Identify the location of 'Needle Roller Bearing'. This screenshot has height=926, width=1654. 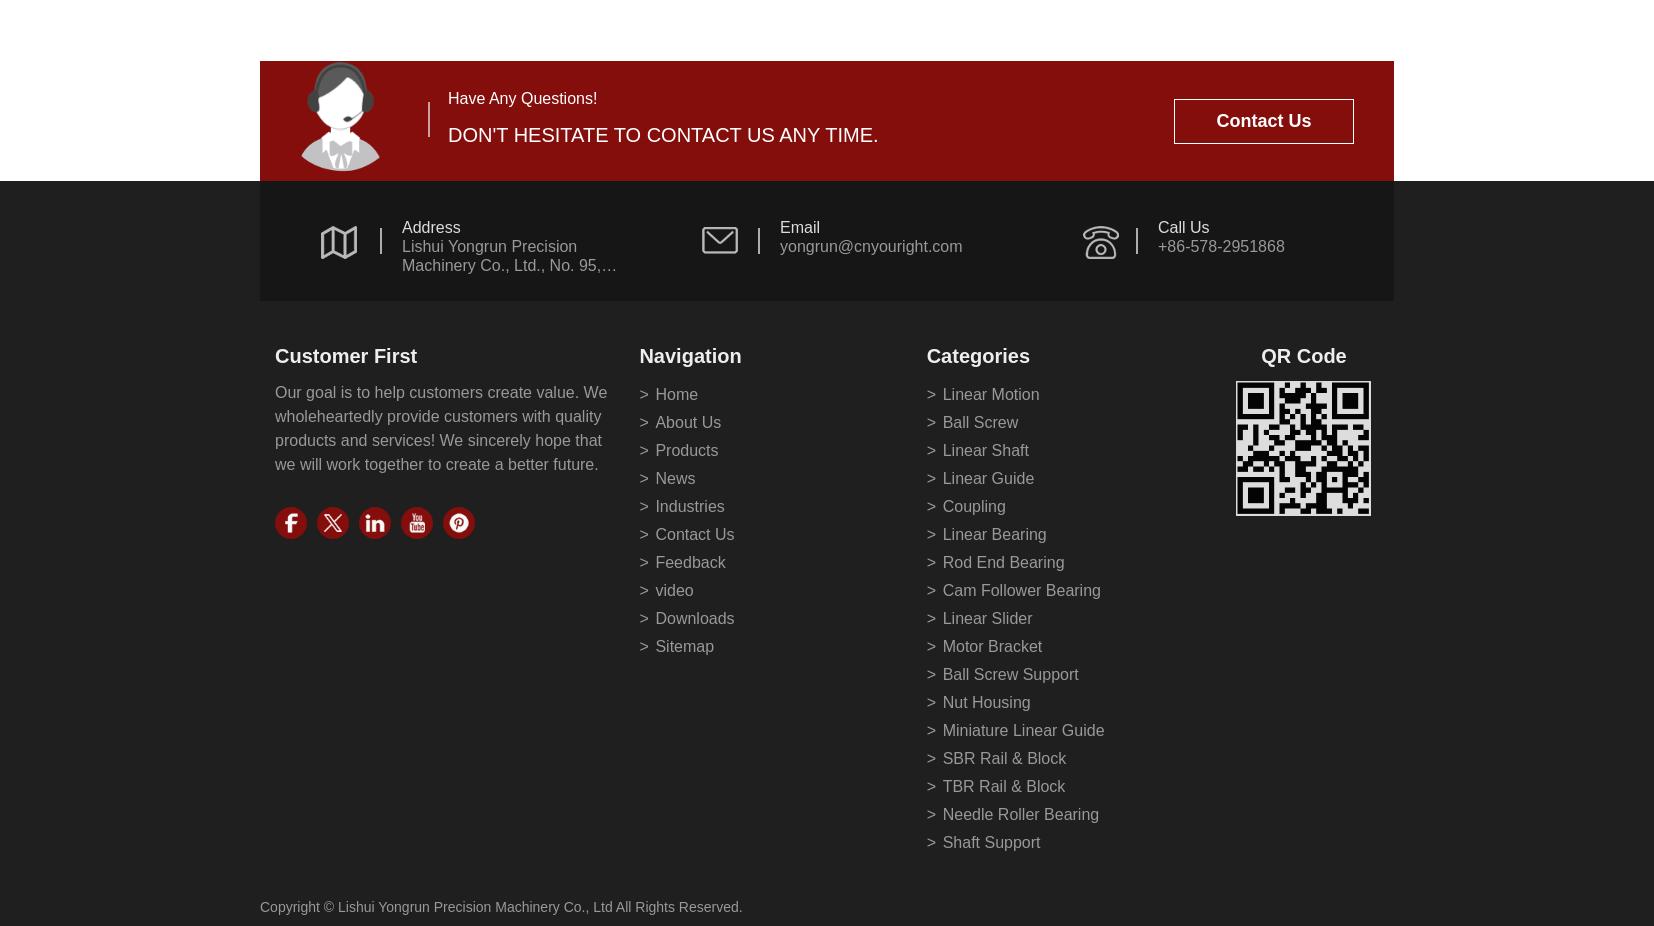
(940, 814).